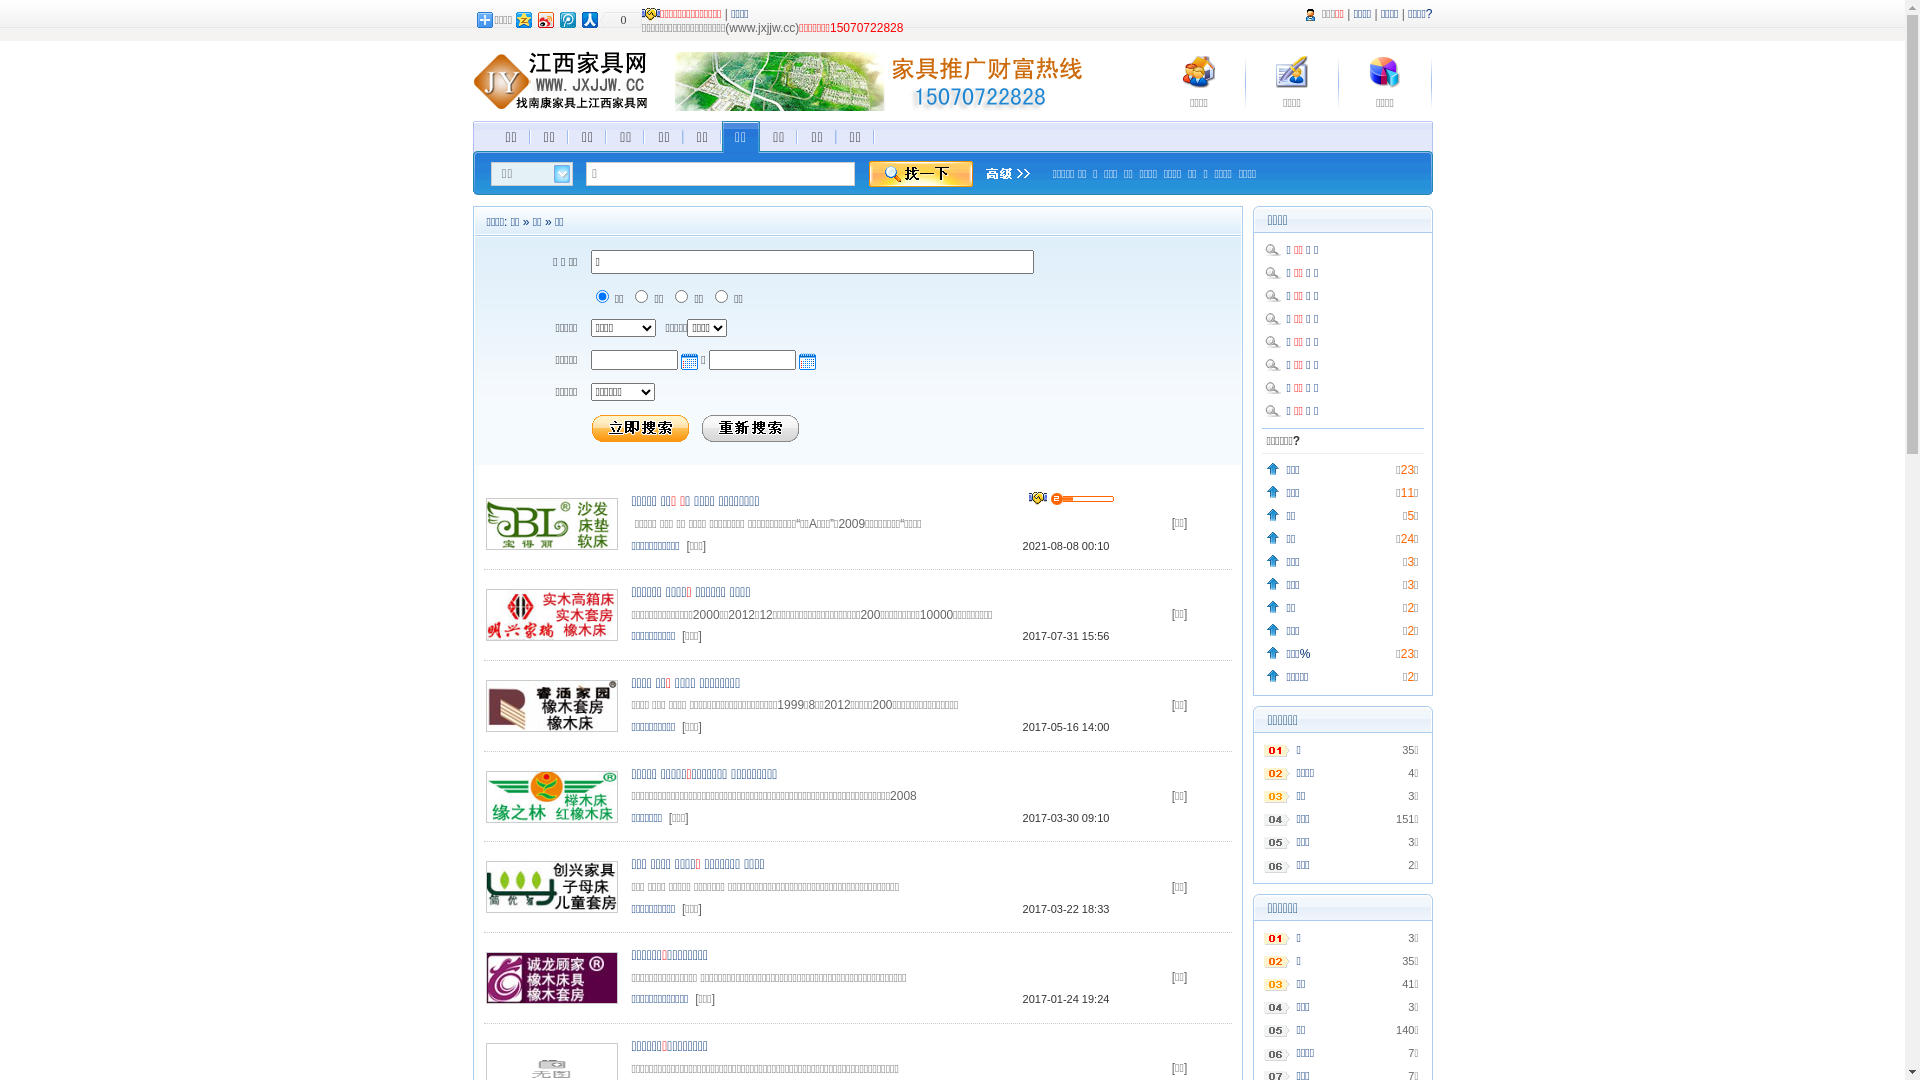  Describe the element at coordinates (619, 19) in the screenshot. I see `'0'` at that location.